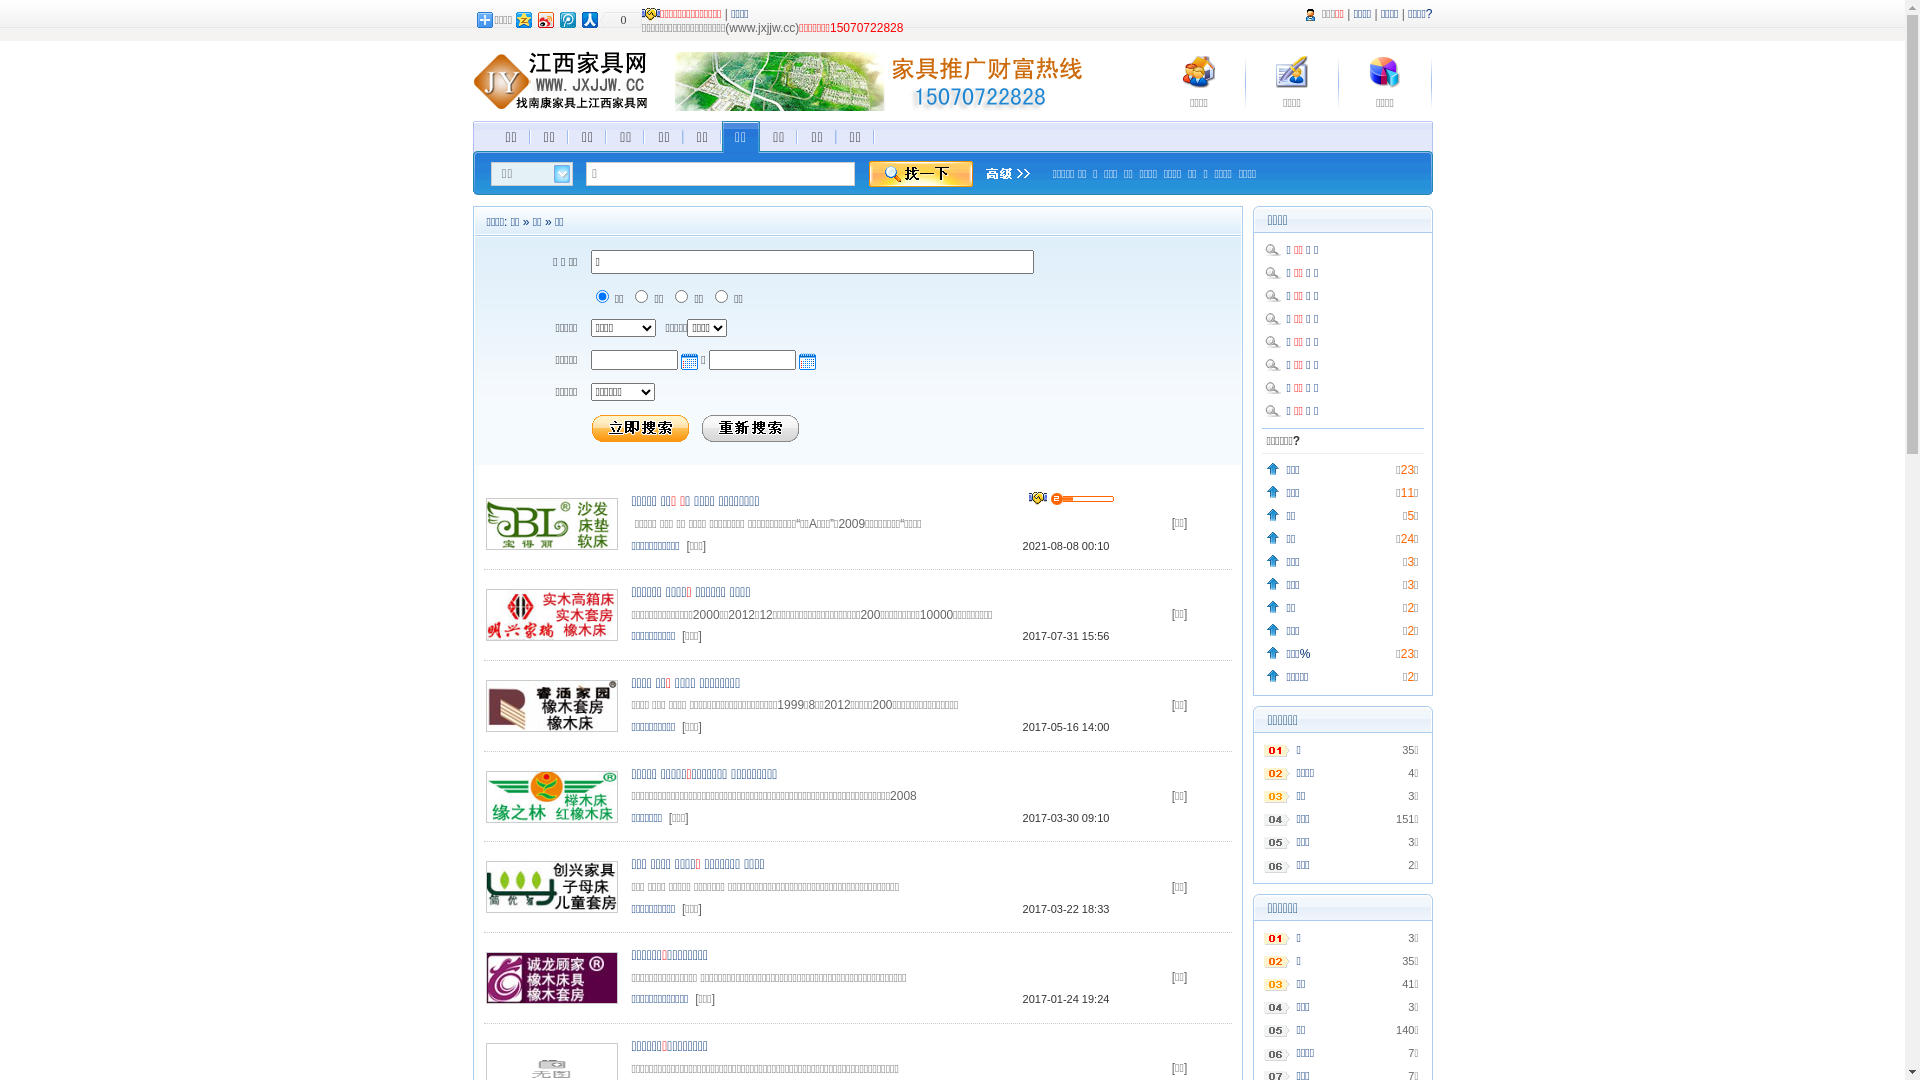  Describe the element at coordinates (619, 19) in the screenshot. I see `'0'` at that location.